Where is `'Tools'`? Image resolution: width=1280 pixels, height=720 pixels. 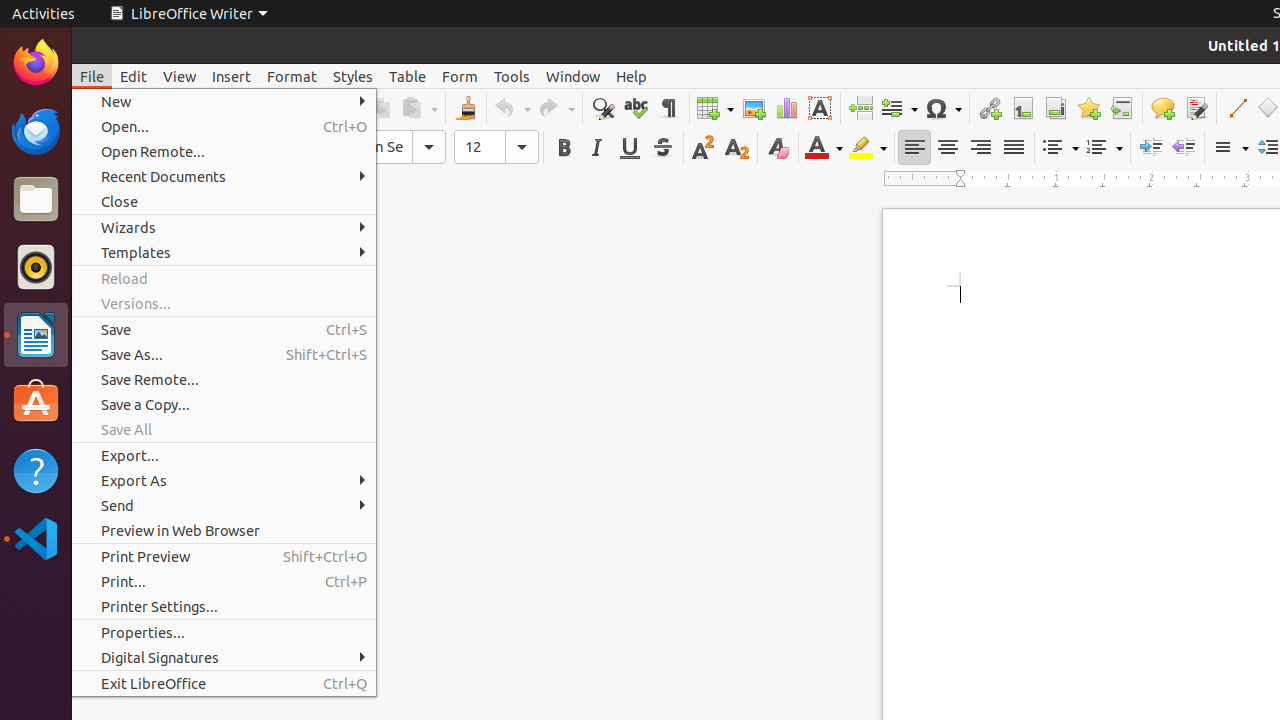
'Tools' is located at coordinates (512, 75).